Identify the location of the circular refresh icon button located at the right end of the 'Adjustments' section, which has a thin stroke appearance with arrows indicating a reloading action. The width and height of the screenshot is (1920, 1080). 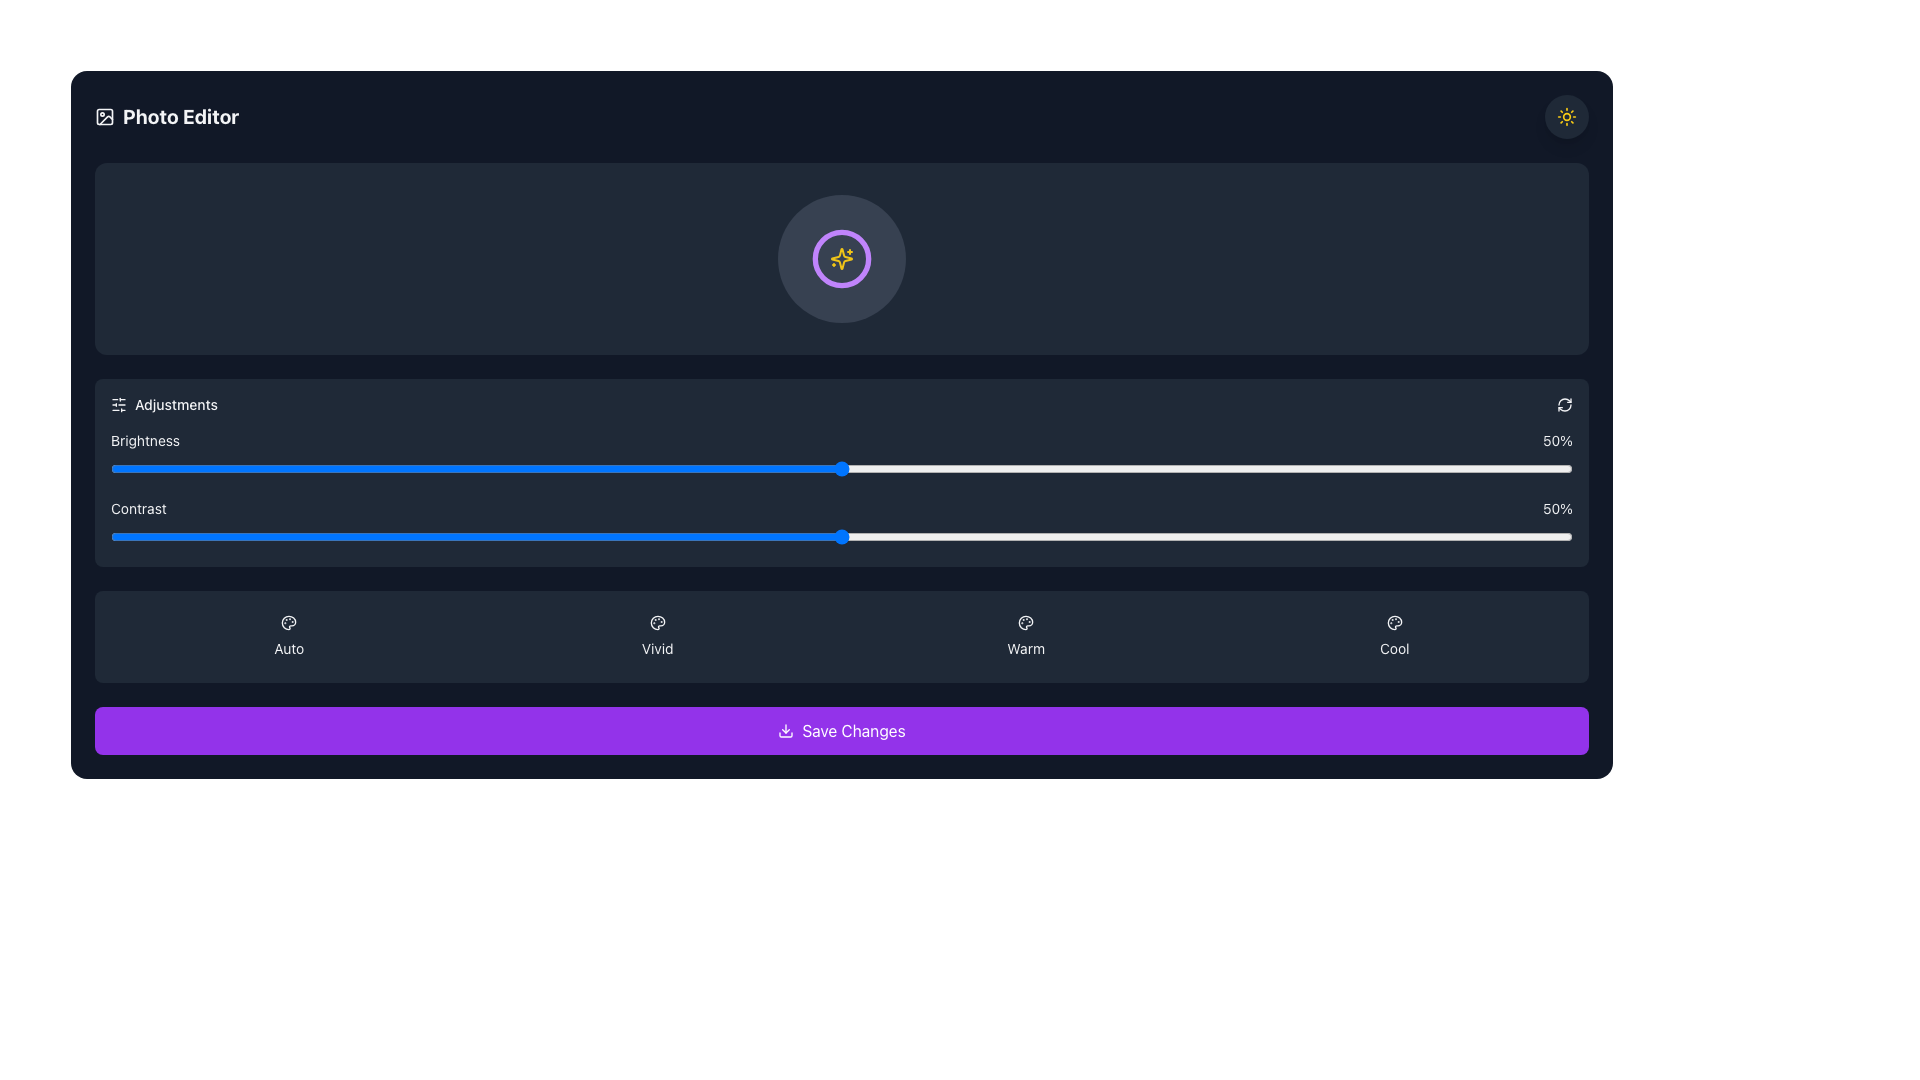
(1563, 405).